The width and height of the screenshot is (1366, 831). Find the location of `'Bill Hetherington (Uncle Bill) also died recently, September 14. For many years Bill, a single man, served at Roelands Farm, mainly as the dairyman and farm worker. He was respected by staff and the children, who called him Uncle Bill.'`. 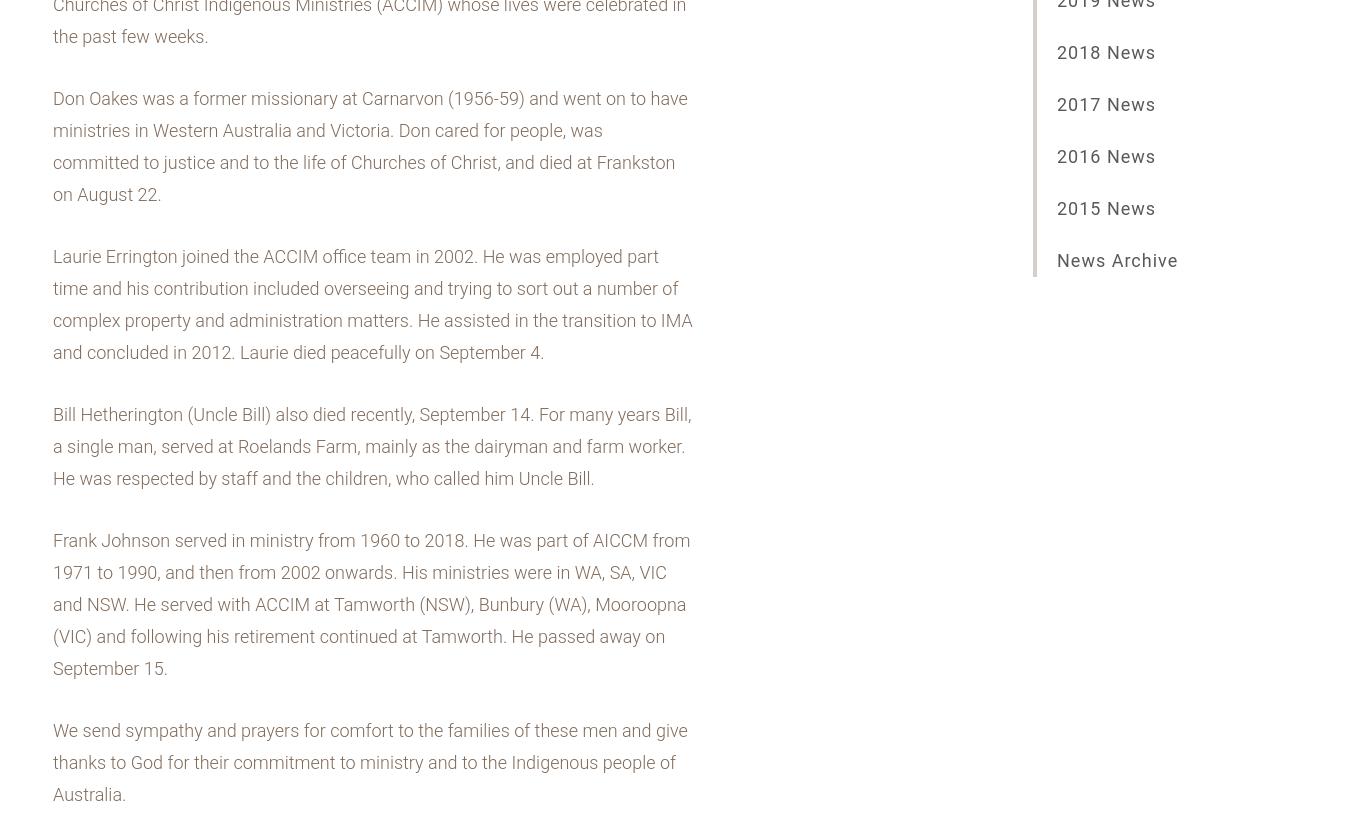

'Bill Hetherington (Uncle Bill) also died recently, September 14. For many years Bill, a single man, served at Roelands Farm, mainly as the dairyman and farm worker. He was respected by staff and the children, who called him Uncle Bill.' is located at coordinates (370, 445).